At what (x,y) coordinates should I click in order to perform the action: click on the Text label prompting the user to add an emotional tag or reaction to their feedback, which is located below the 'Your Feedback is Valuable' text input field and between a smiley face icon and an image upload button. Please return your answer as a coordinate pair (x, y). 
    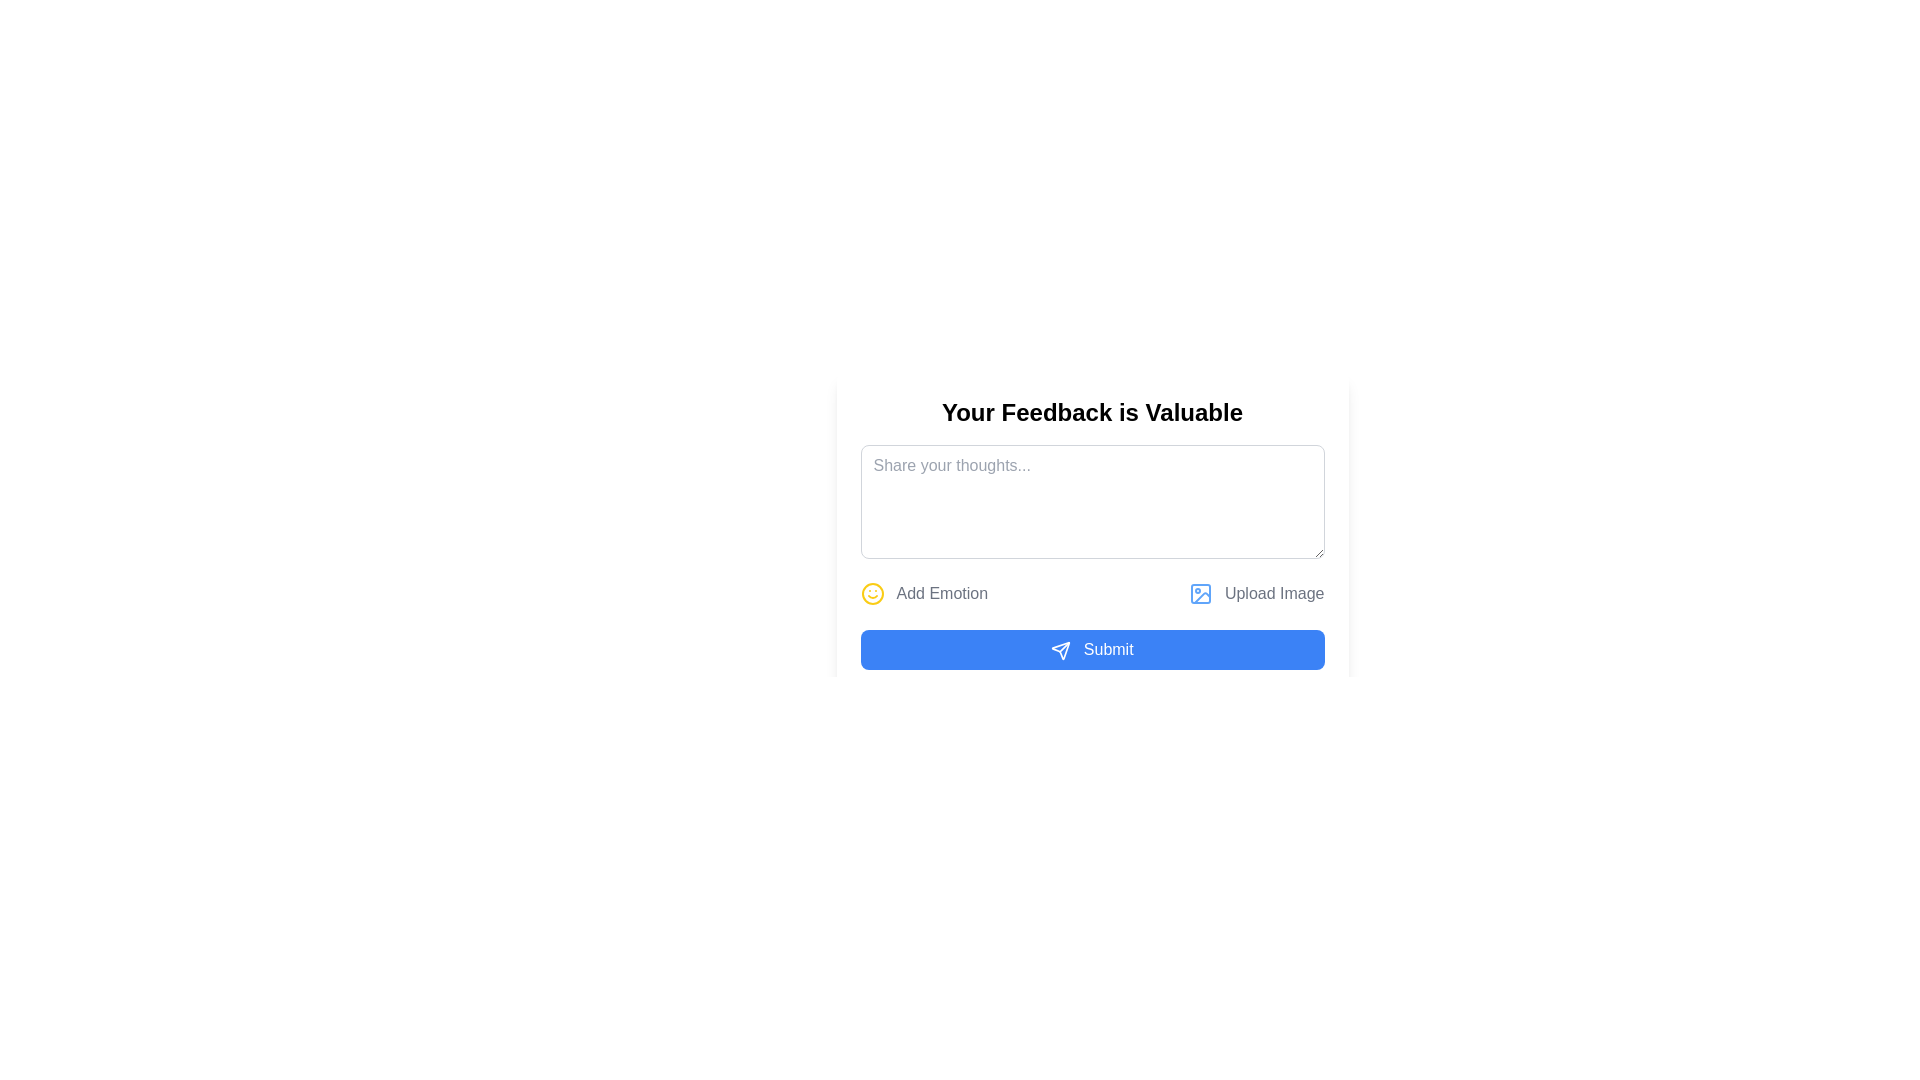
    Looking at the image, I should click on (941, 593).